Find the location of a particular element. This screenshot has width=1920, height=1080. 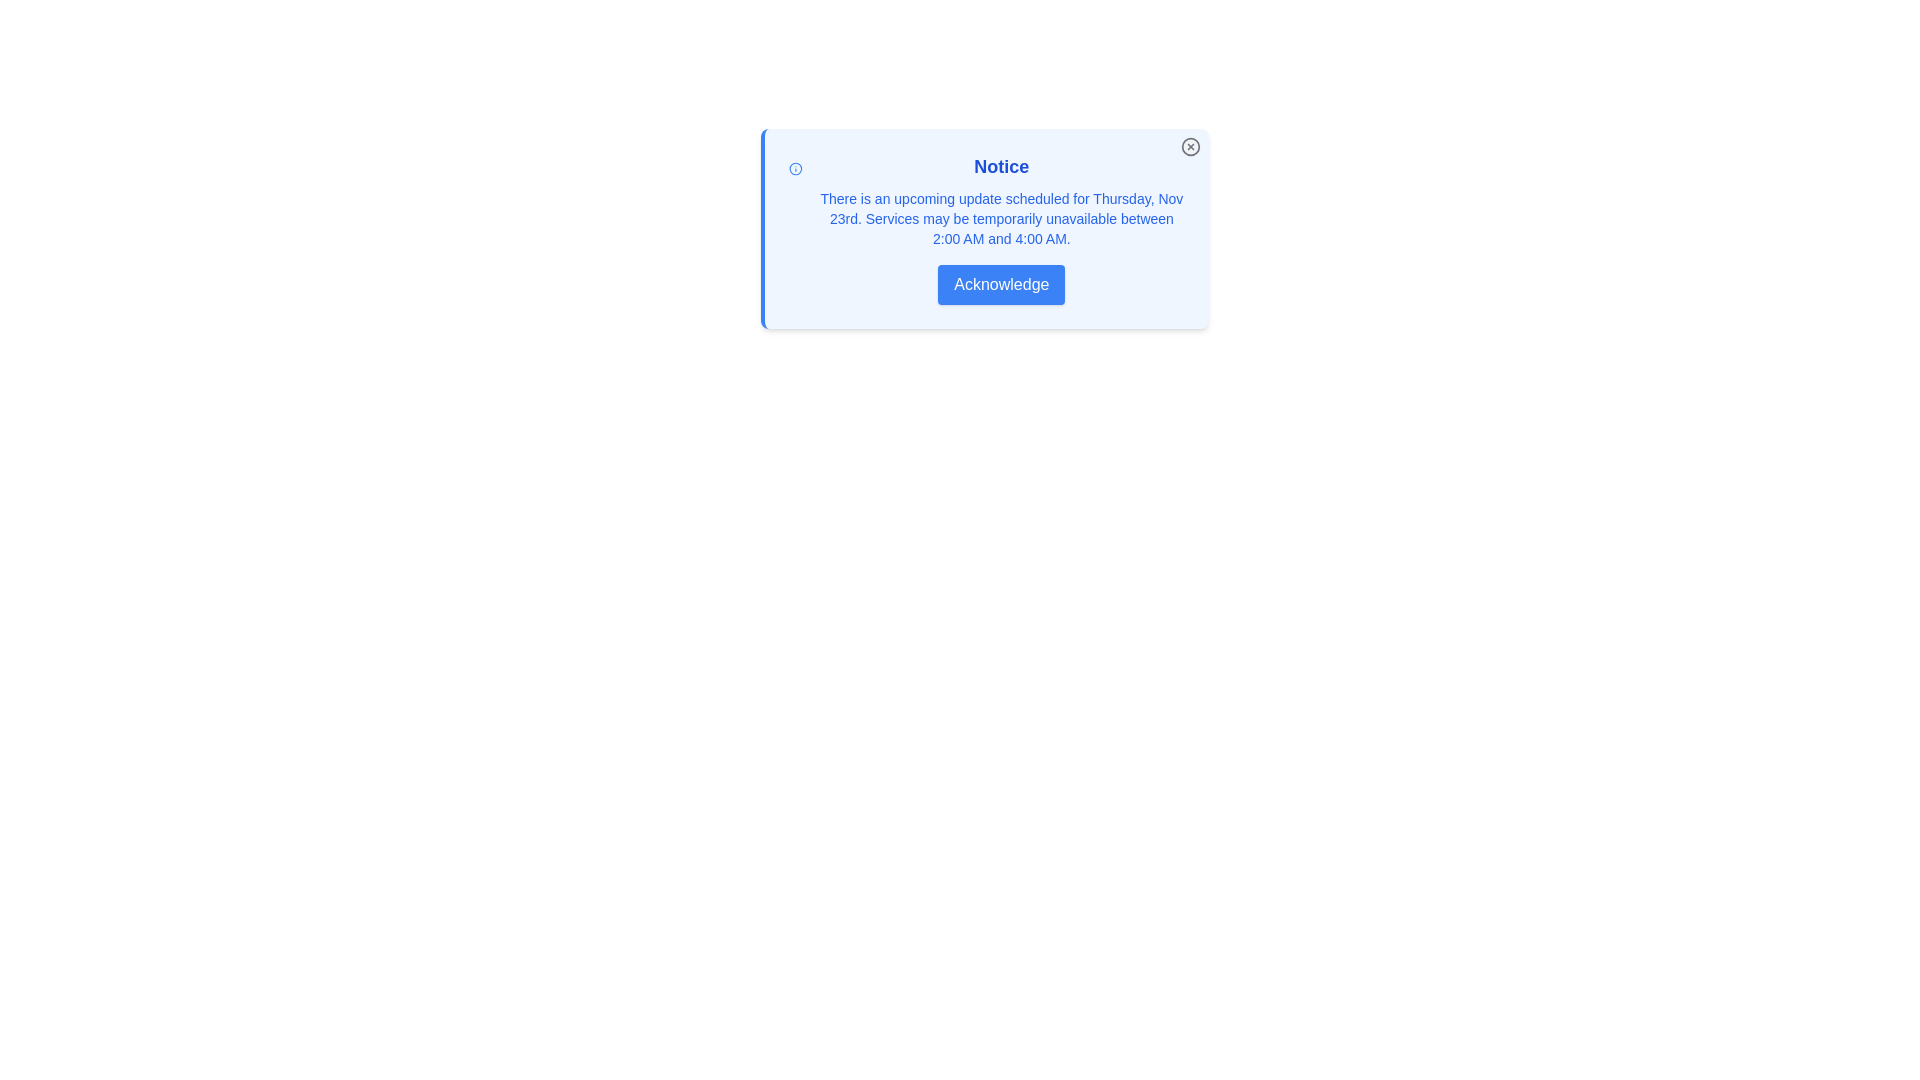

the static text providing an informational message about a scheduled update, located below the 'Notice' heading and above the 'Acknowledge' button is located at coordinates (1001, 219).